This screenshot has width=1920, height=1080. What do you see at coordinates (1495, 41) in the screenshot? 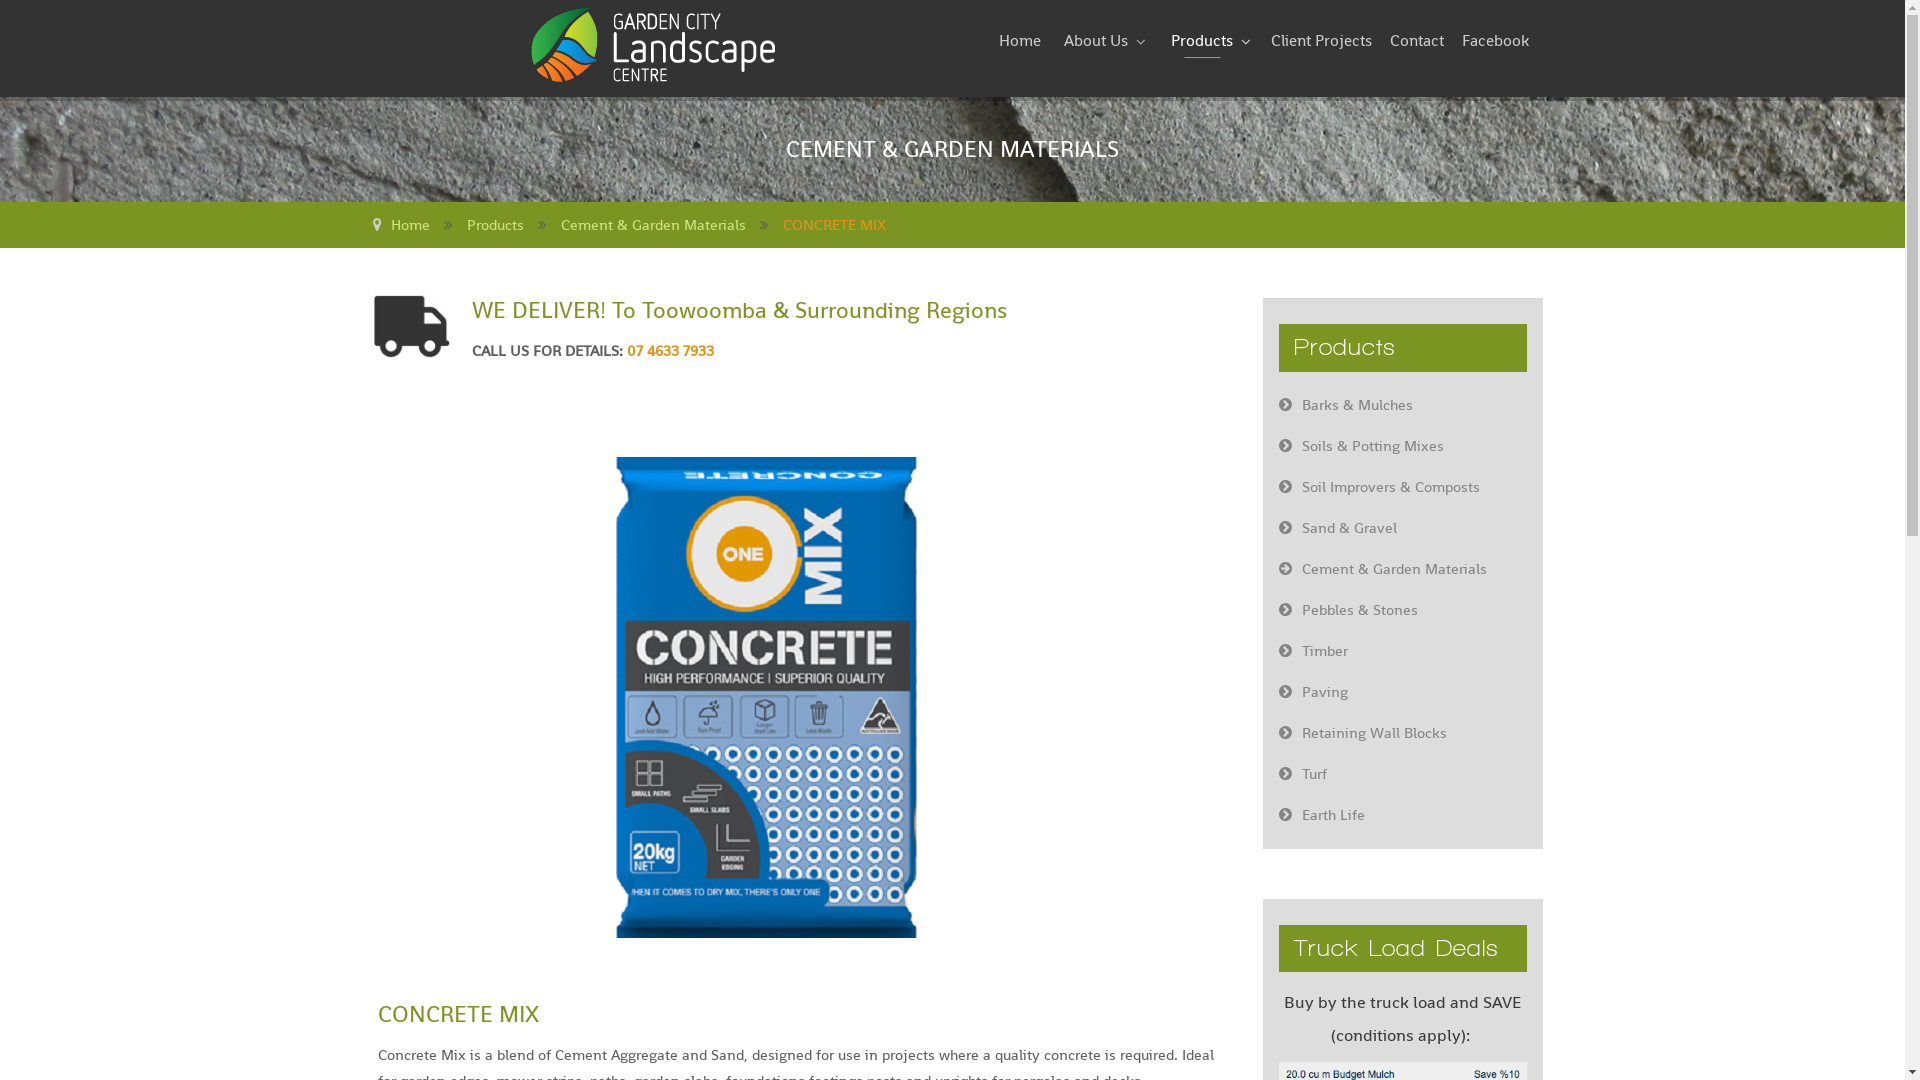
I see `'Facebook'` at bounding box center [1495, 41].